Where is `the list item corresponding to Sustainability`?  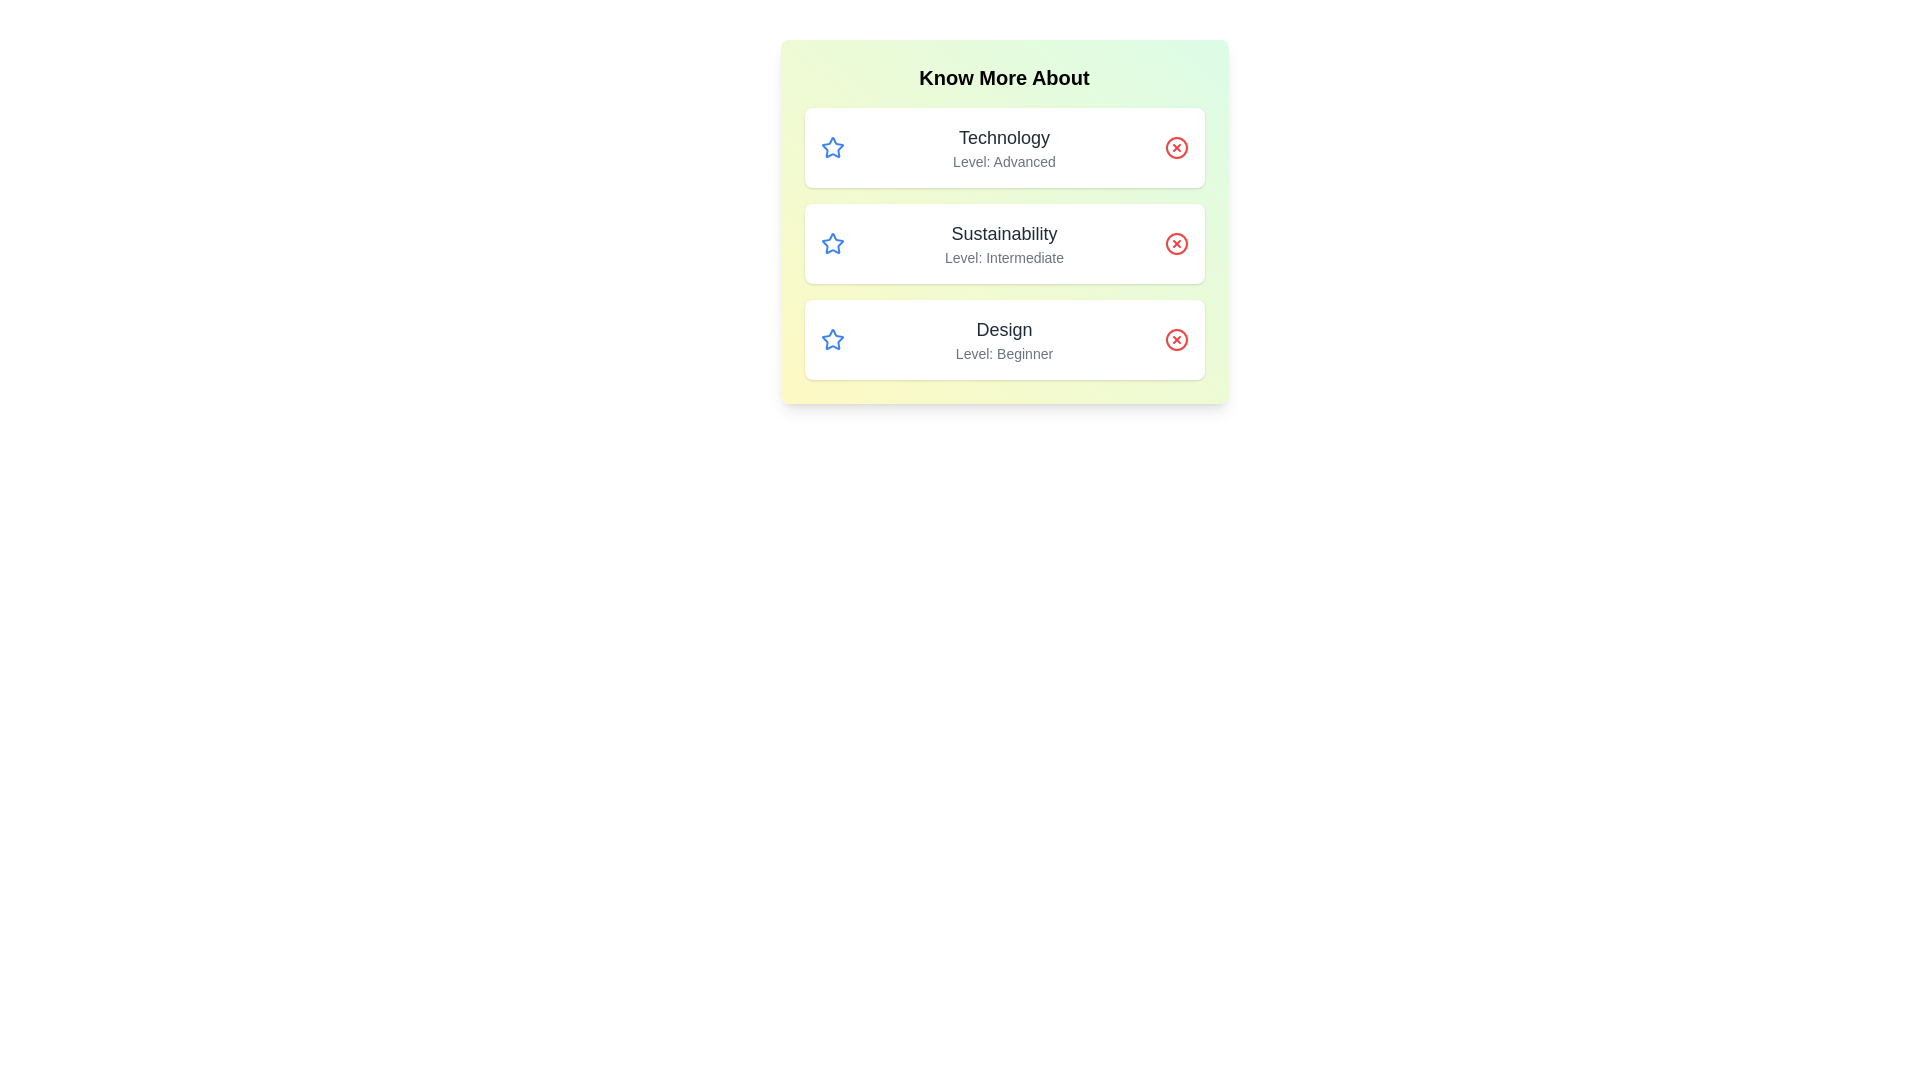
the list item corresponding to Sustainability is located at coordinates (1004, 242).